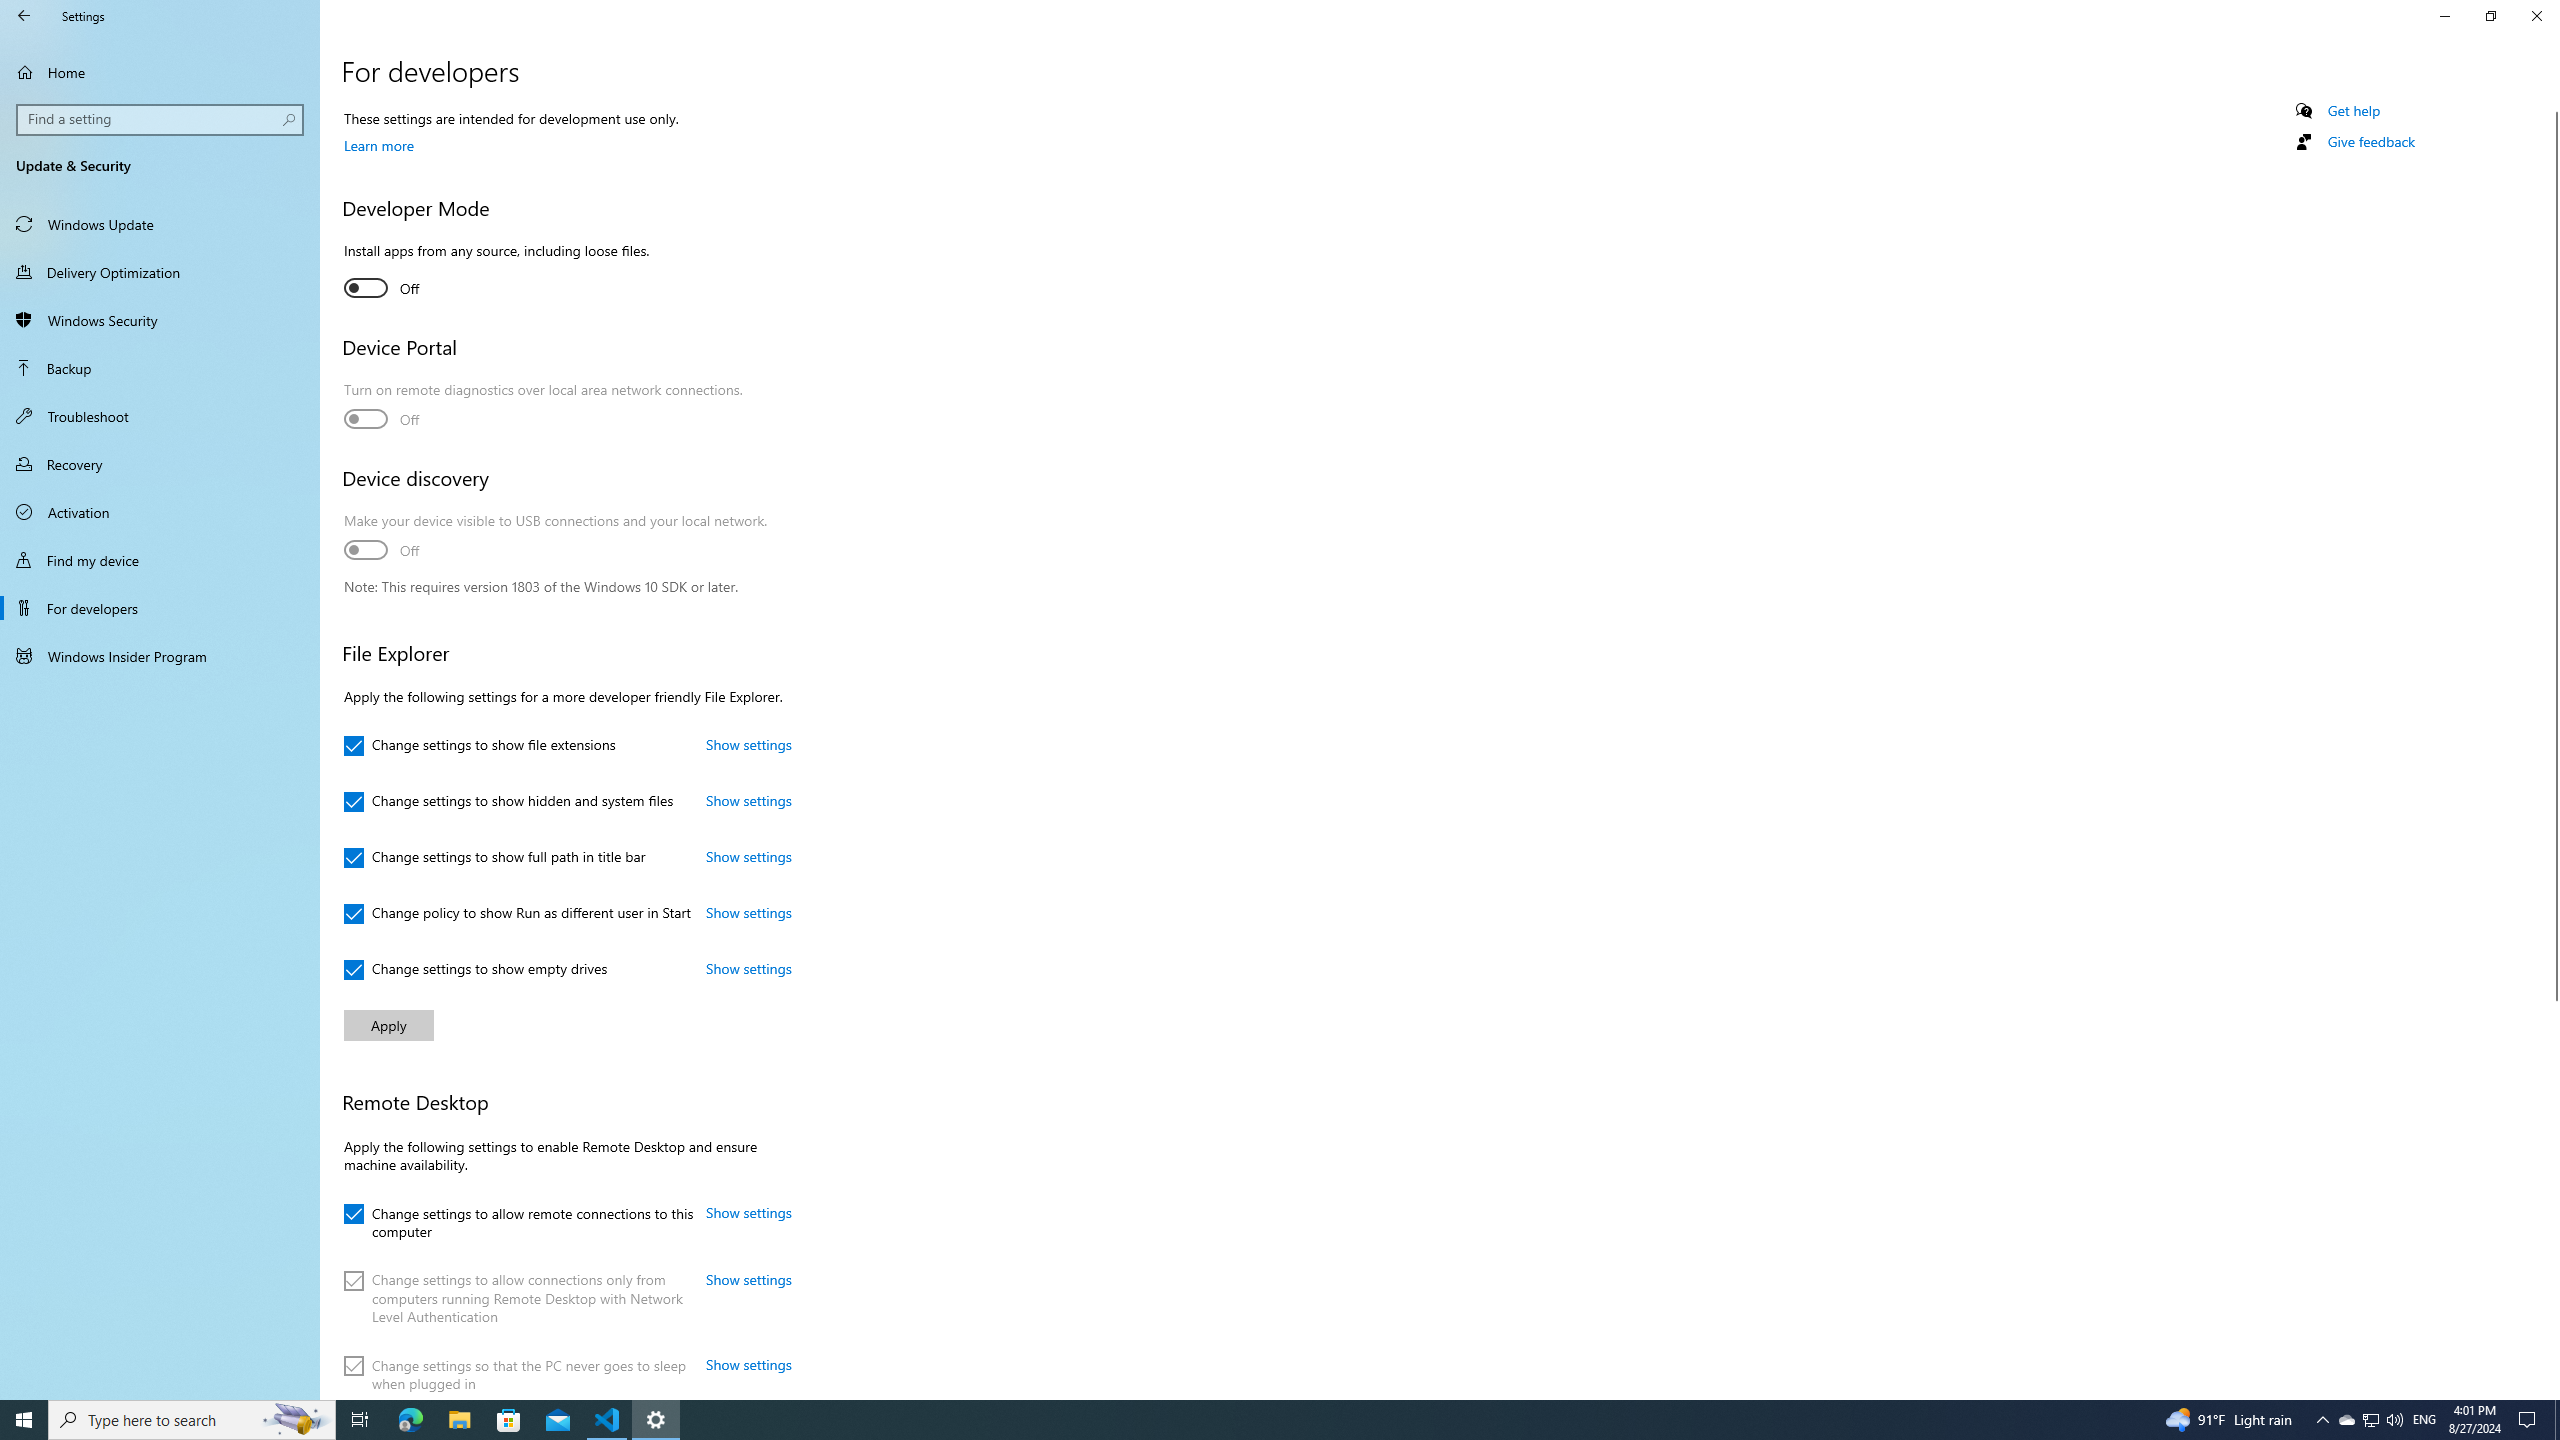 The image size is (2560, 1440). I want to click on 'Show settings: Change settings to show file extensions', so click(747, 743).